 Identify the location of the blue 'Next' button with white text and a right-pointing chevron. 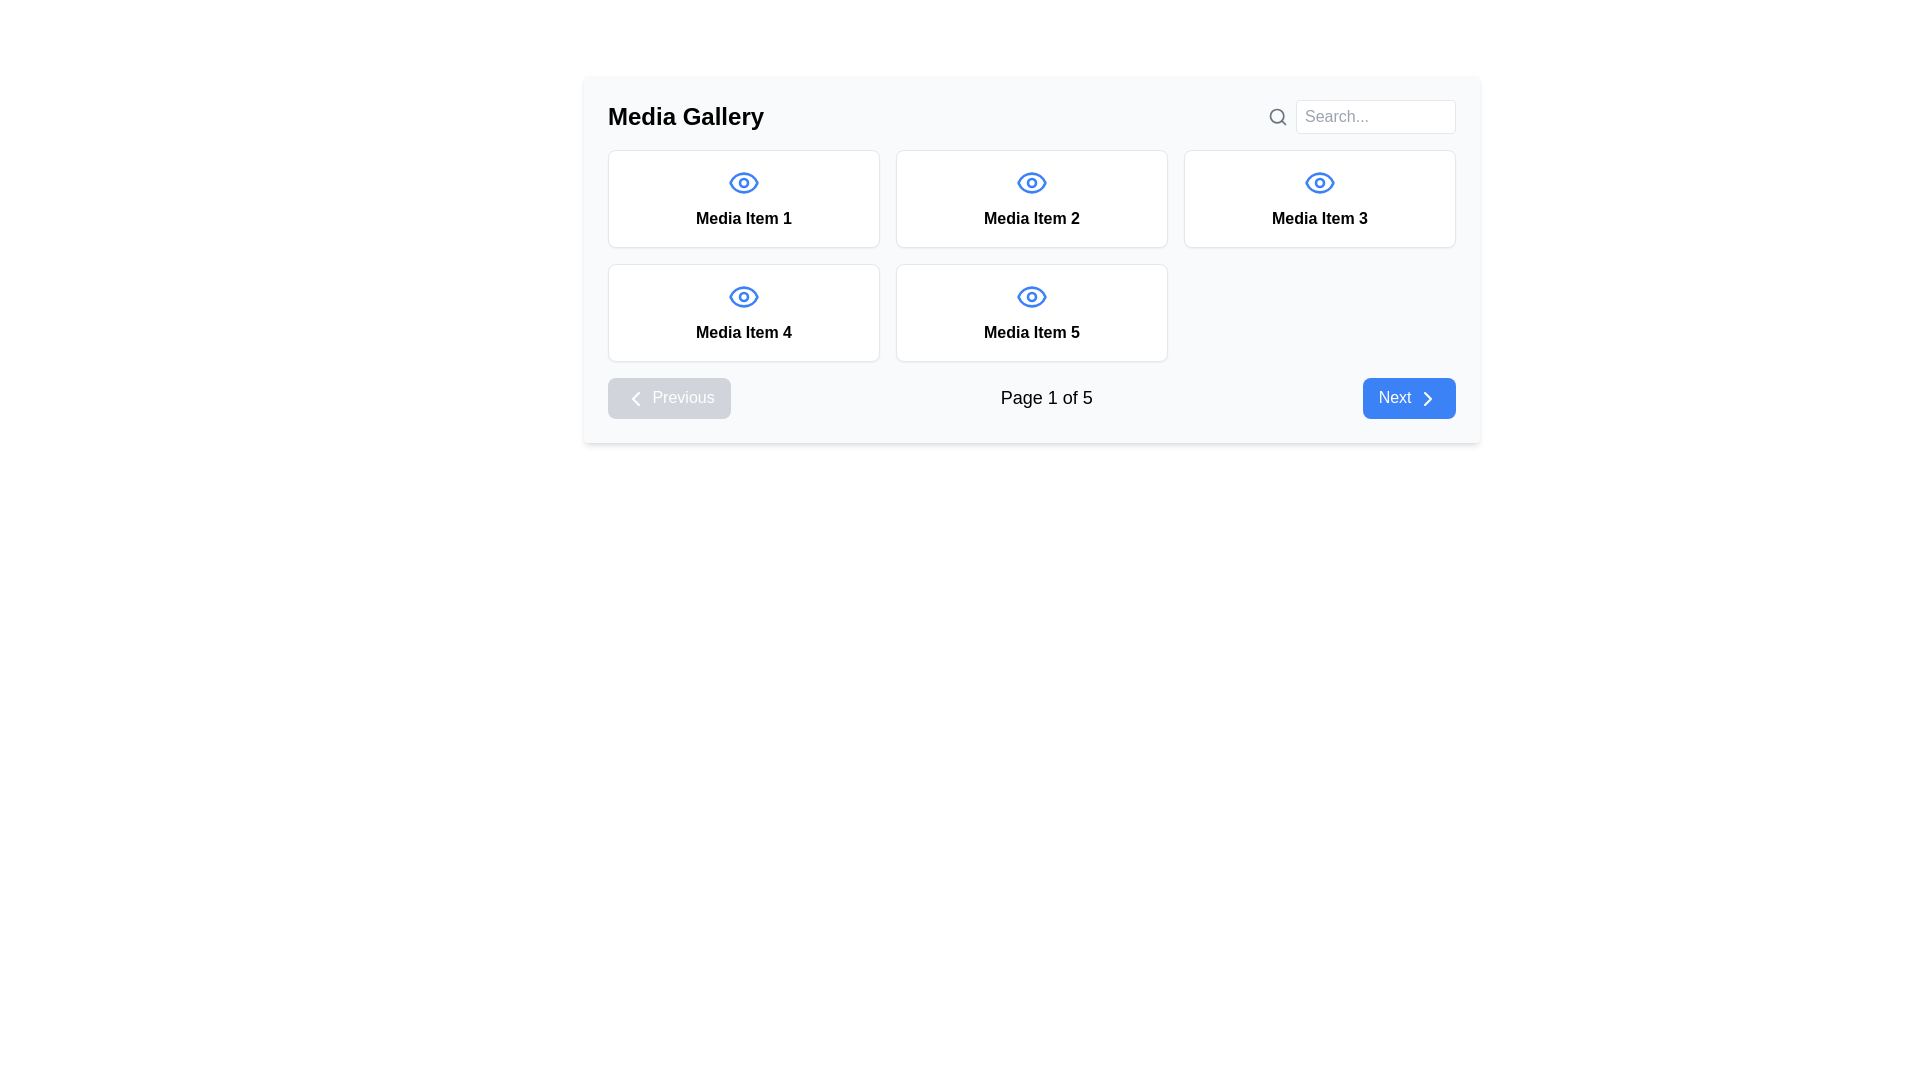
(1408, 398).